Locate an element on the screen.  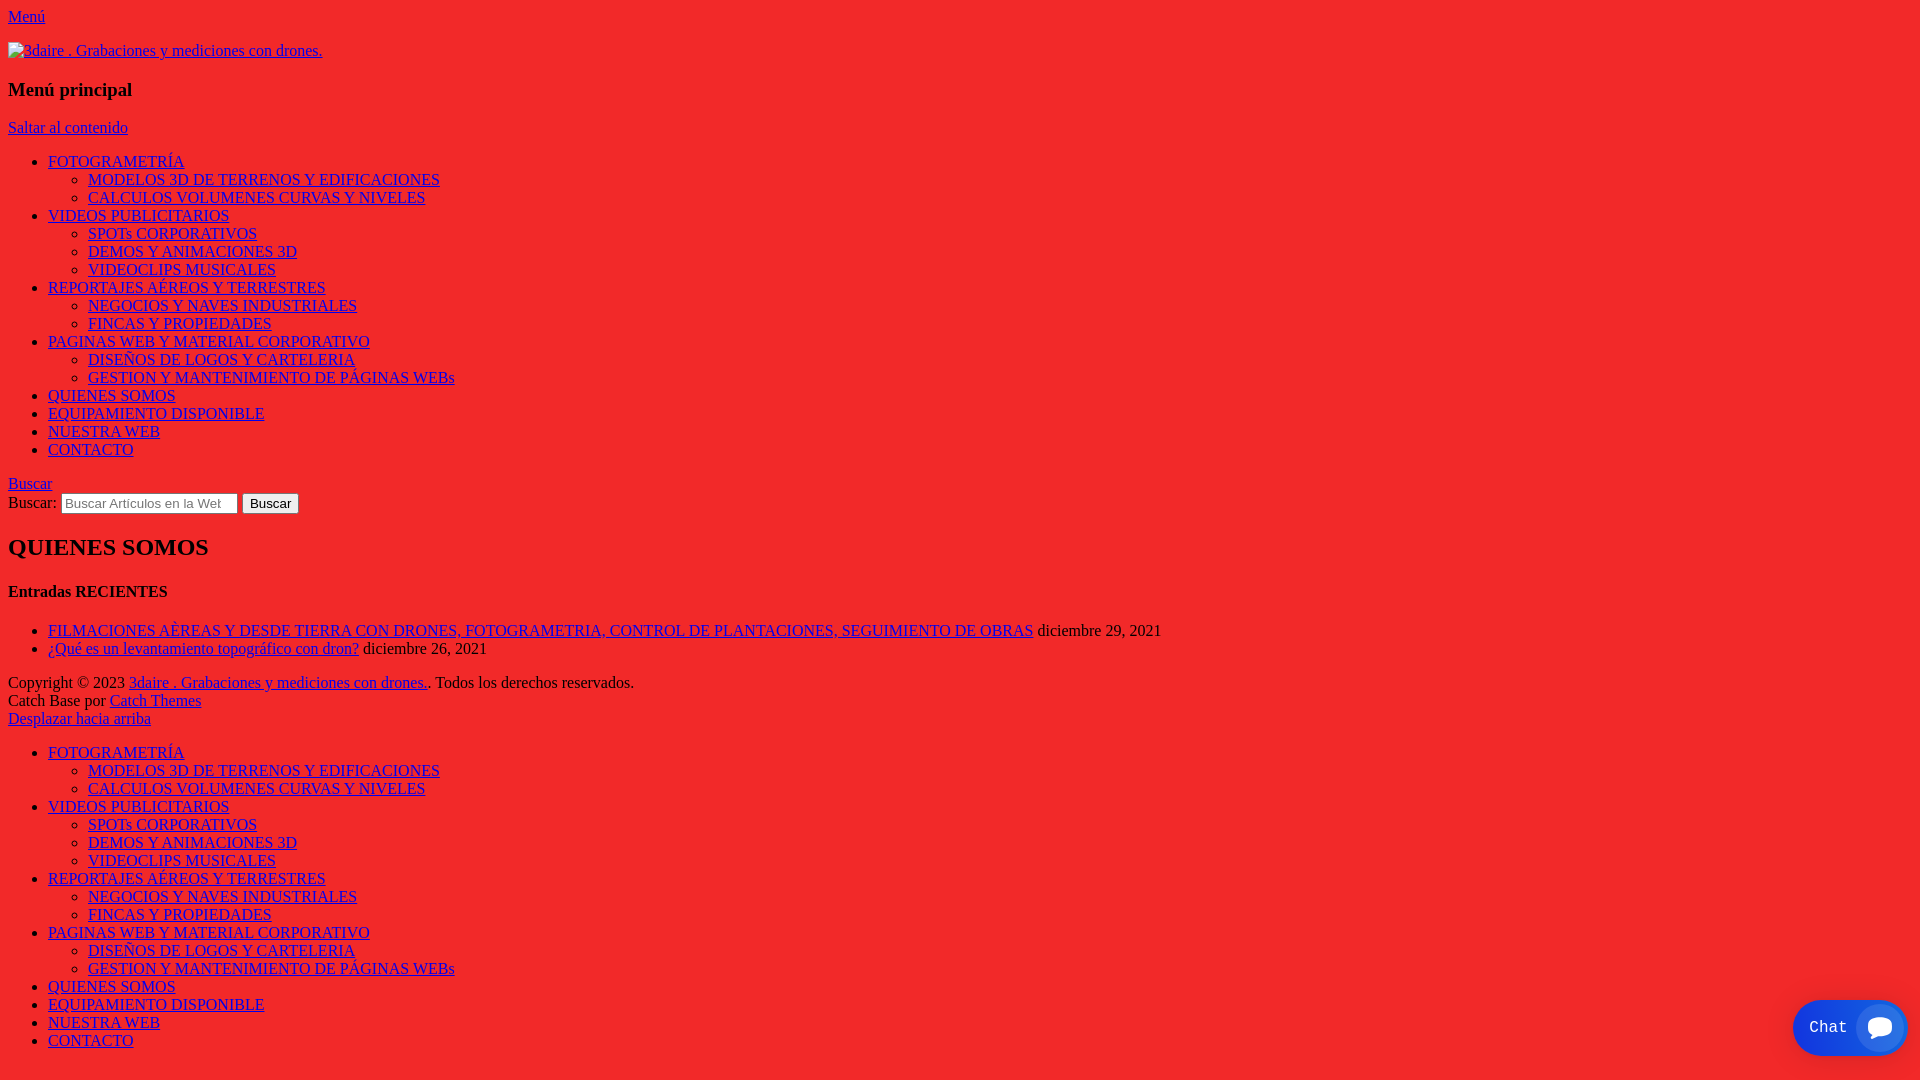
'DEMOS Y ANIMACIONES 3D' is located at coordinates (192, 842).